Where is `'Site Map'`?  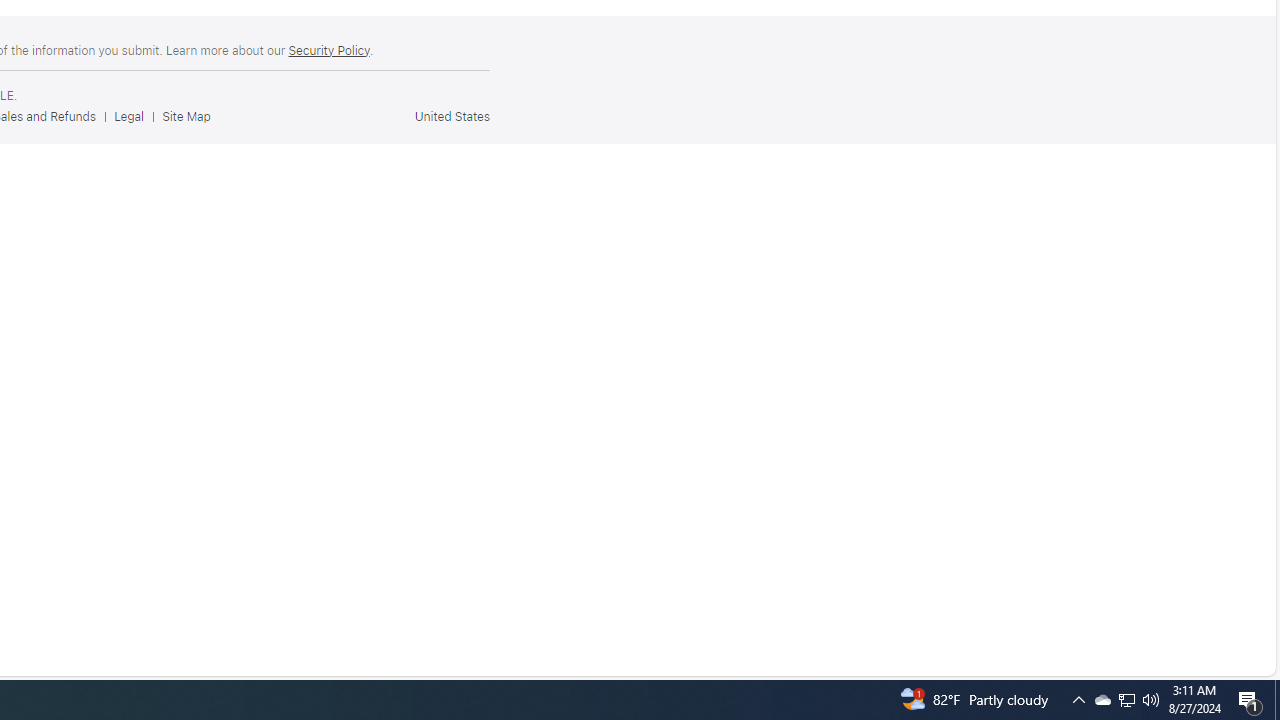 'Site Map' is located at coordinates (186, 116).